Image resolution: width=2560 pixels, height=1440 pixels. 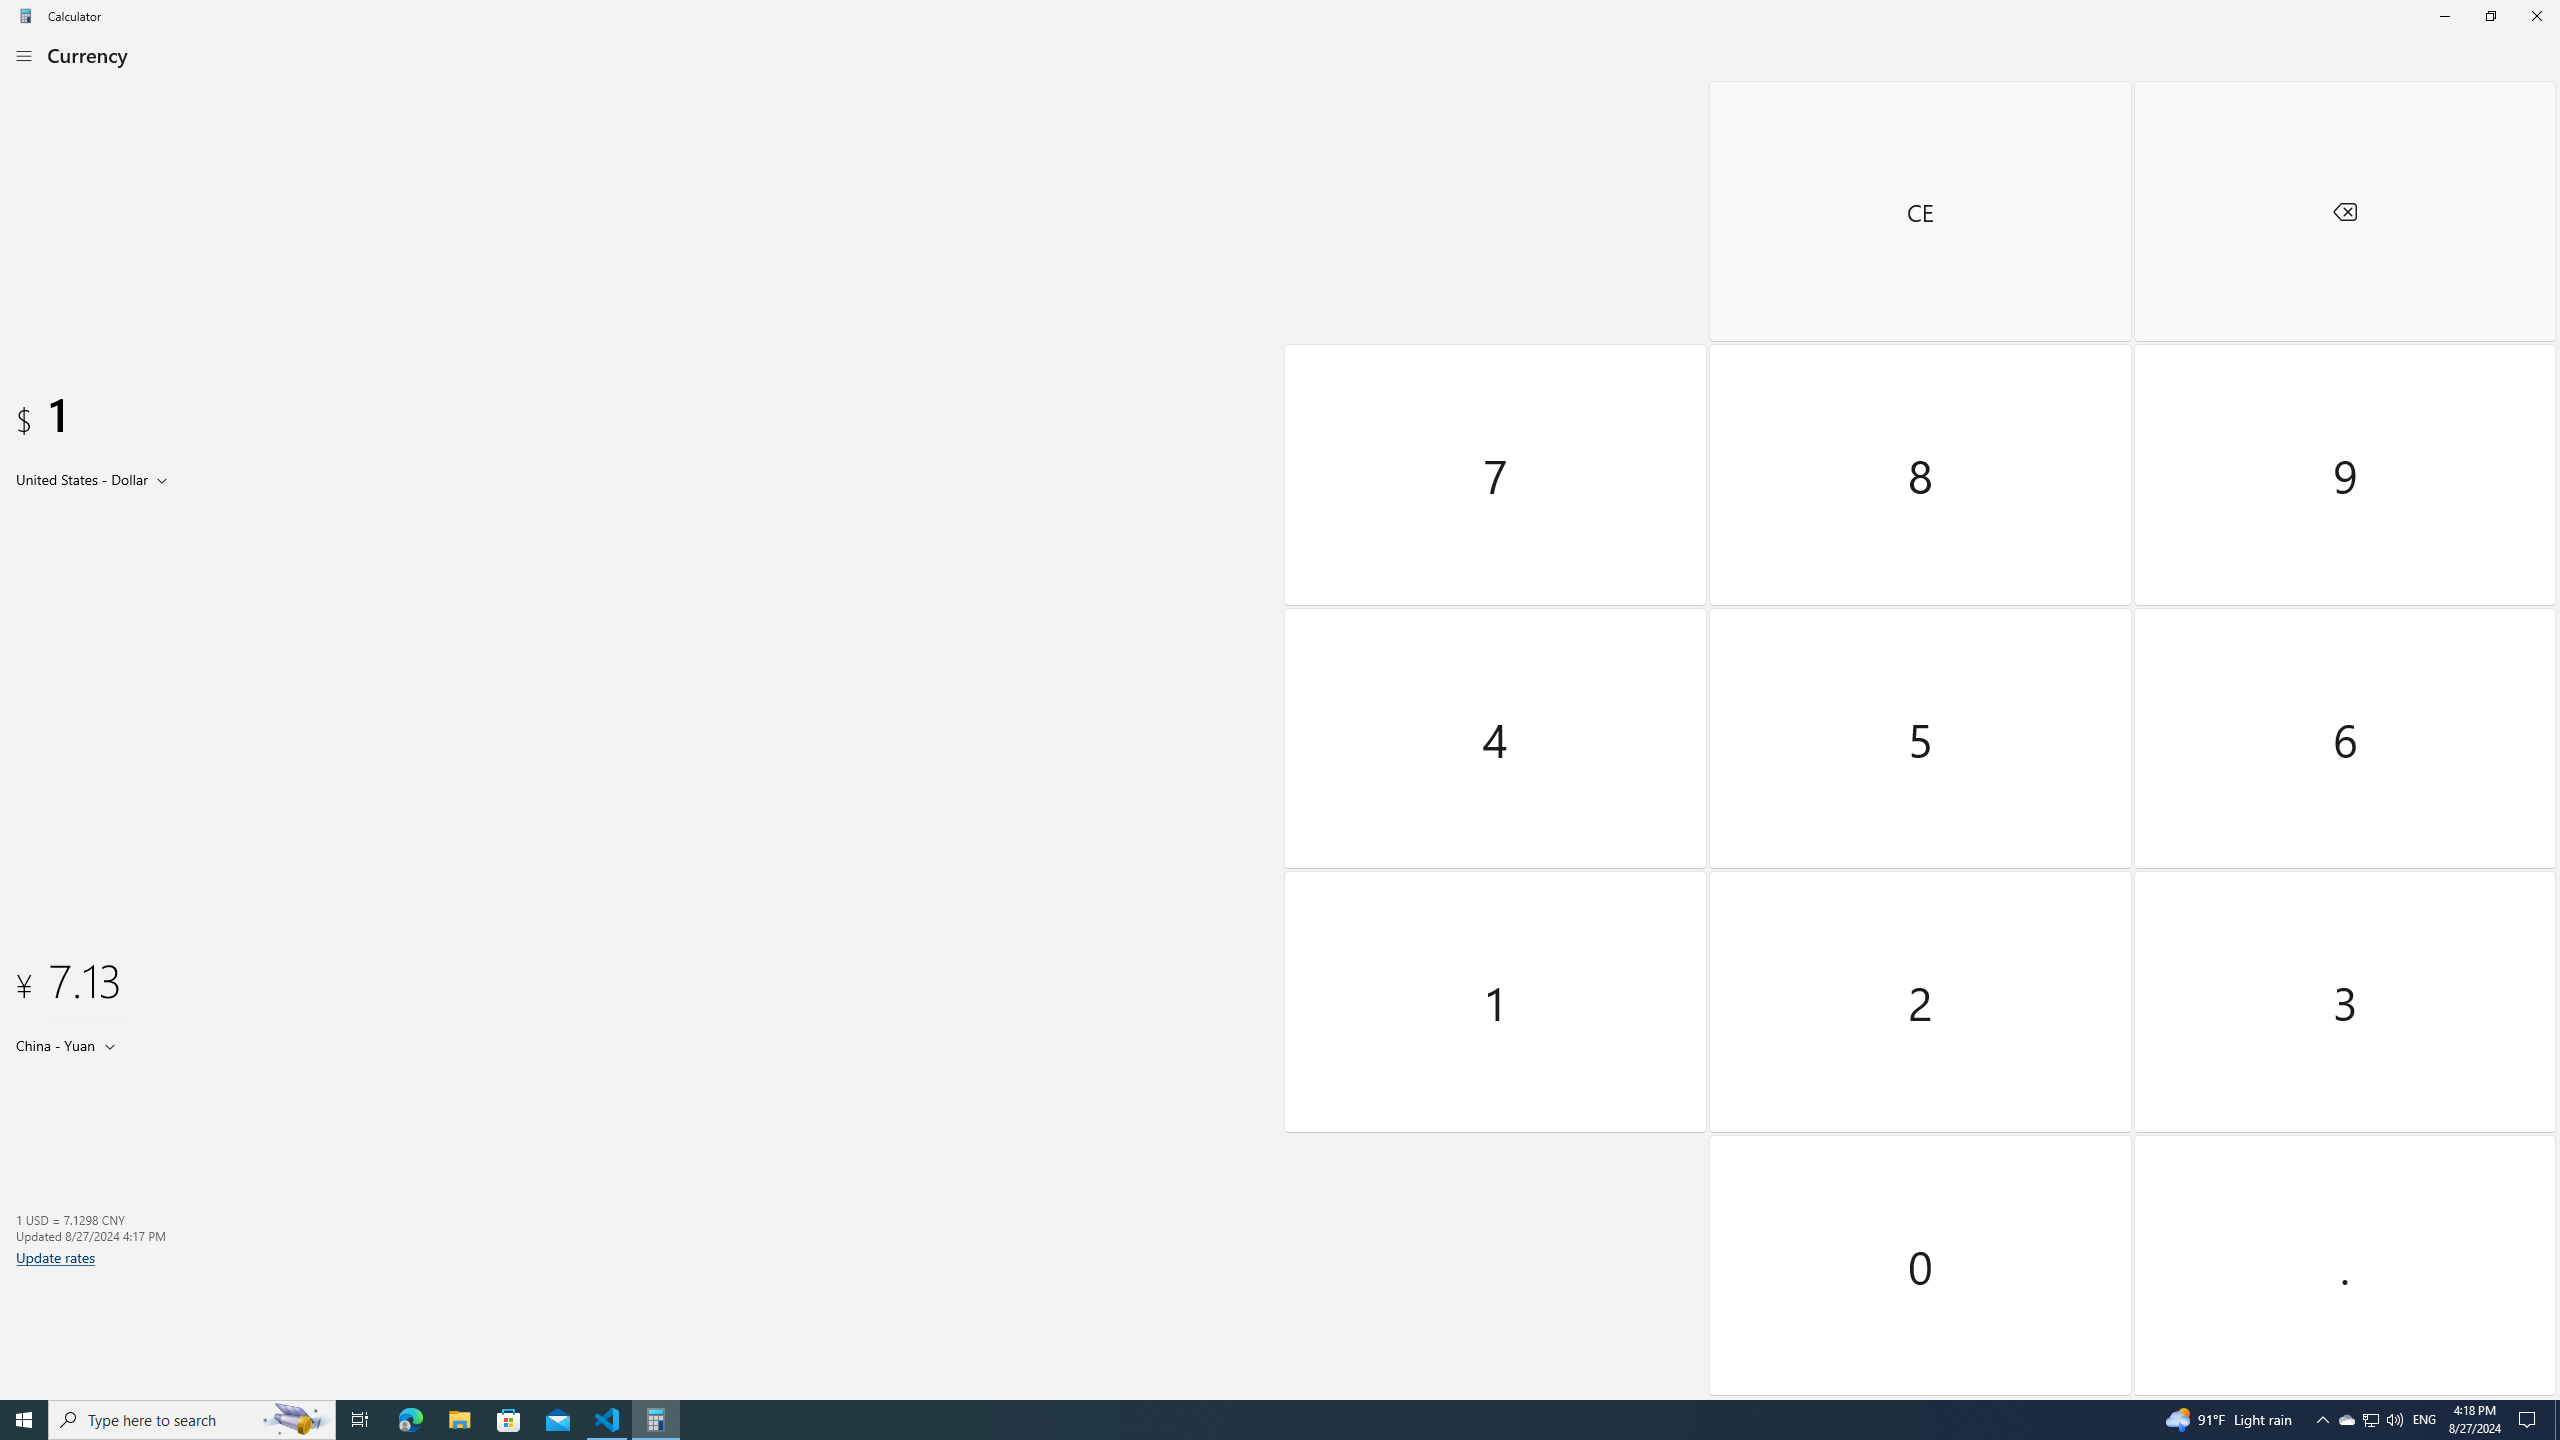 I want to click on 'Six', so click(x=2343, y=736).